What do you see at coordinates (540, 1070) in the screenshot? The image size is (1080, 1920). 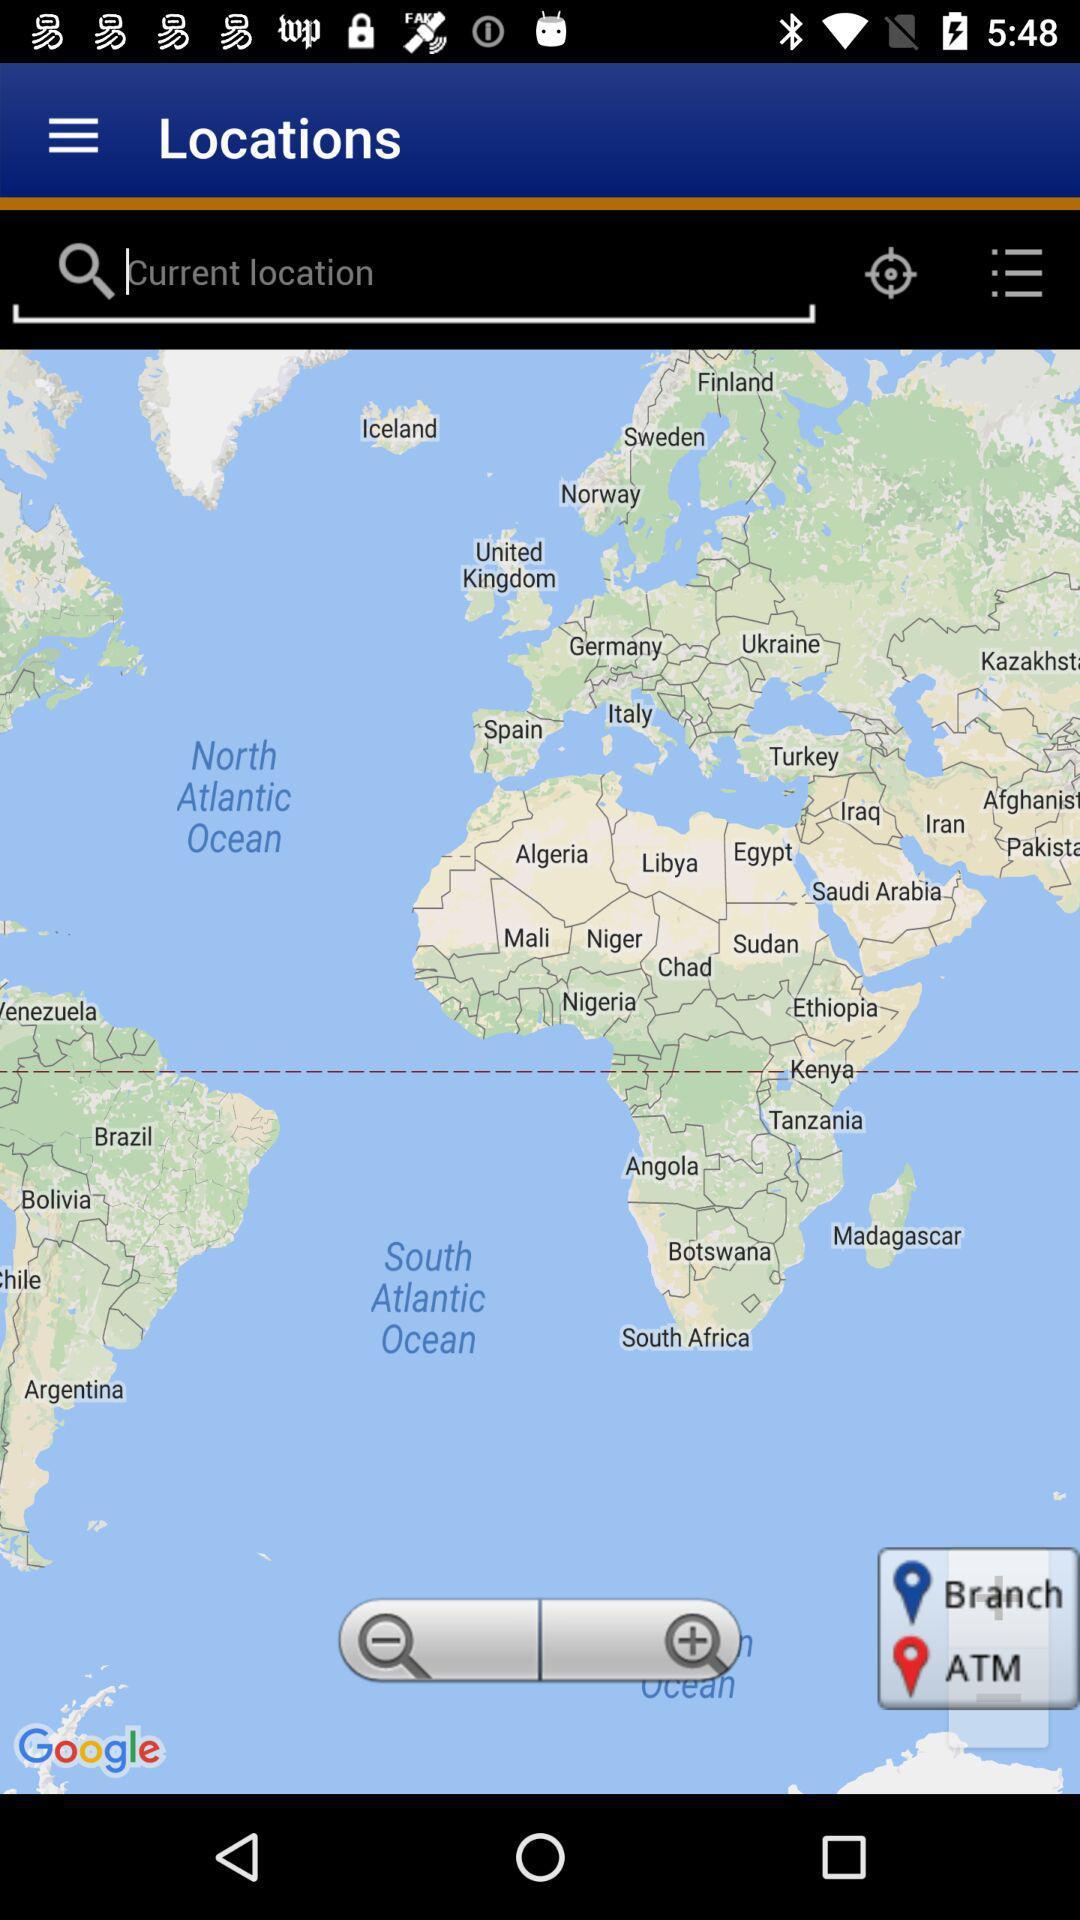 I see `item at the center` at bounding box center [540, 1070].